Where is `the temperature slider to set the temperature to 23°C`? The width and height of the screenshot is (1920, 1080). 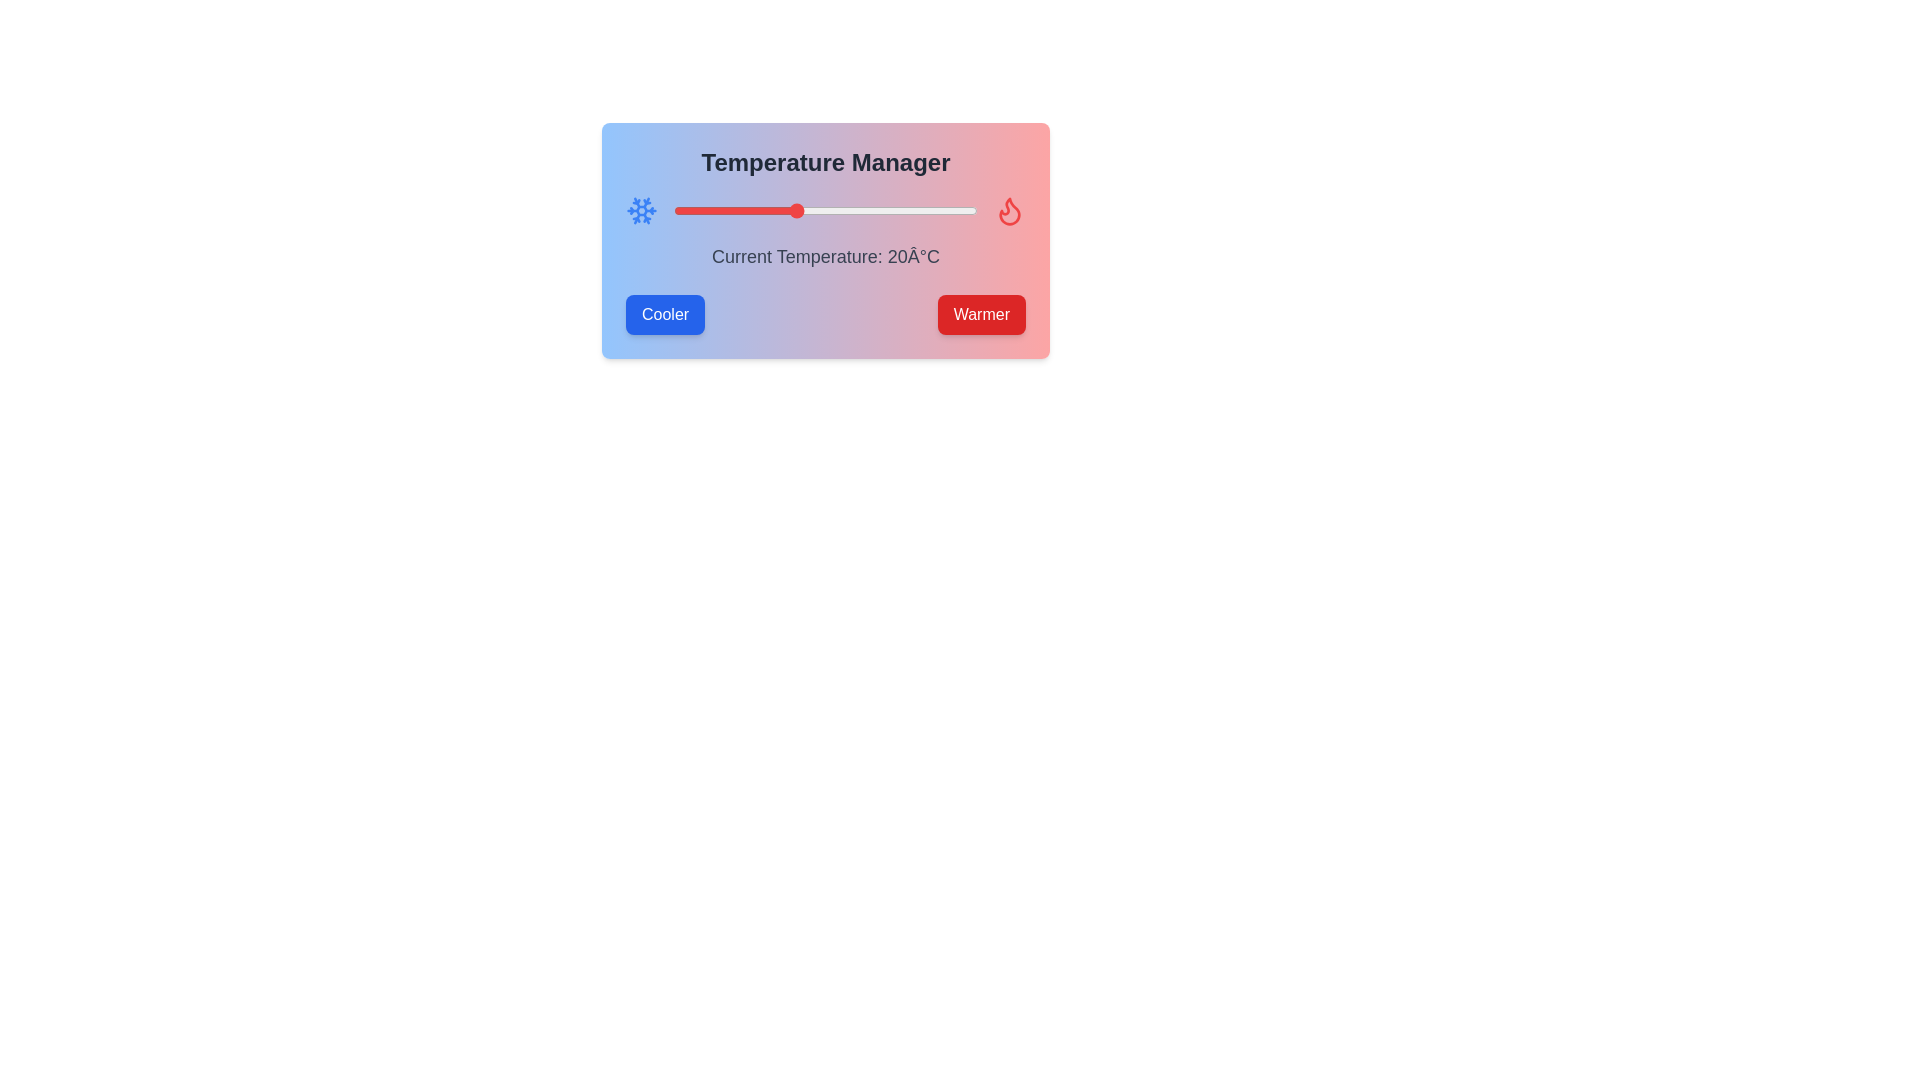
the temperature slider to set the temperature to 23°C is located at coordinates (813, 211).